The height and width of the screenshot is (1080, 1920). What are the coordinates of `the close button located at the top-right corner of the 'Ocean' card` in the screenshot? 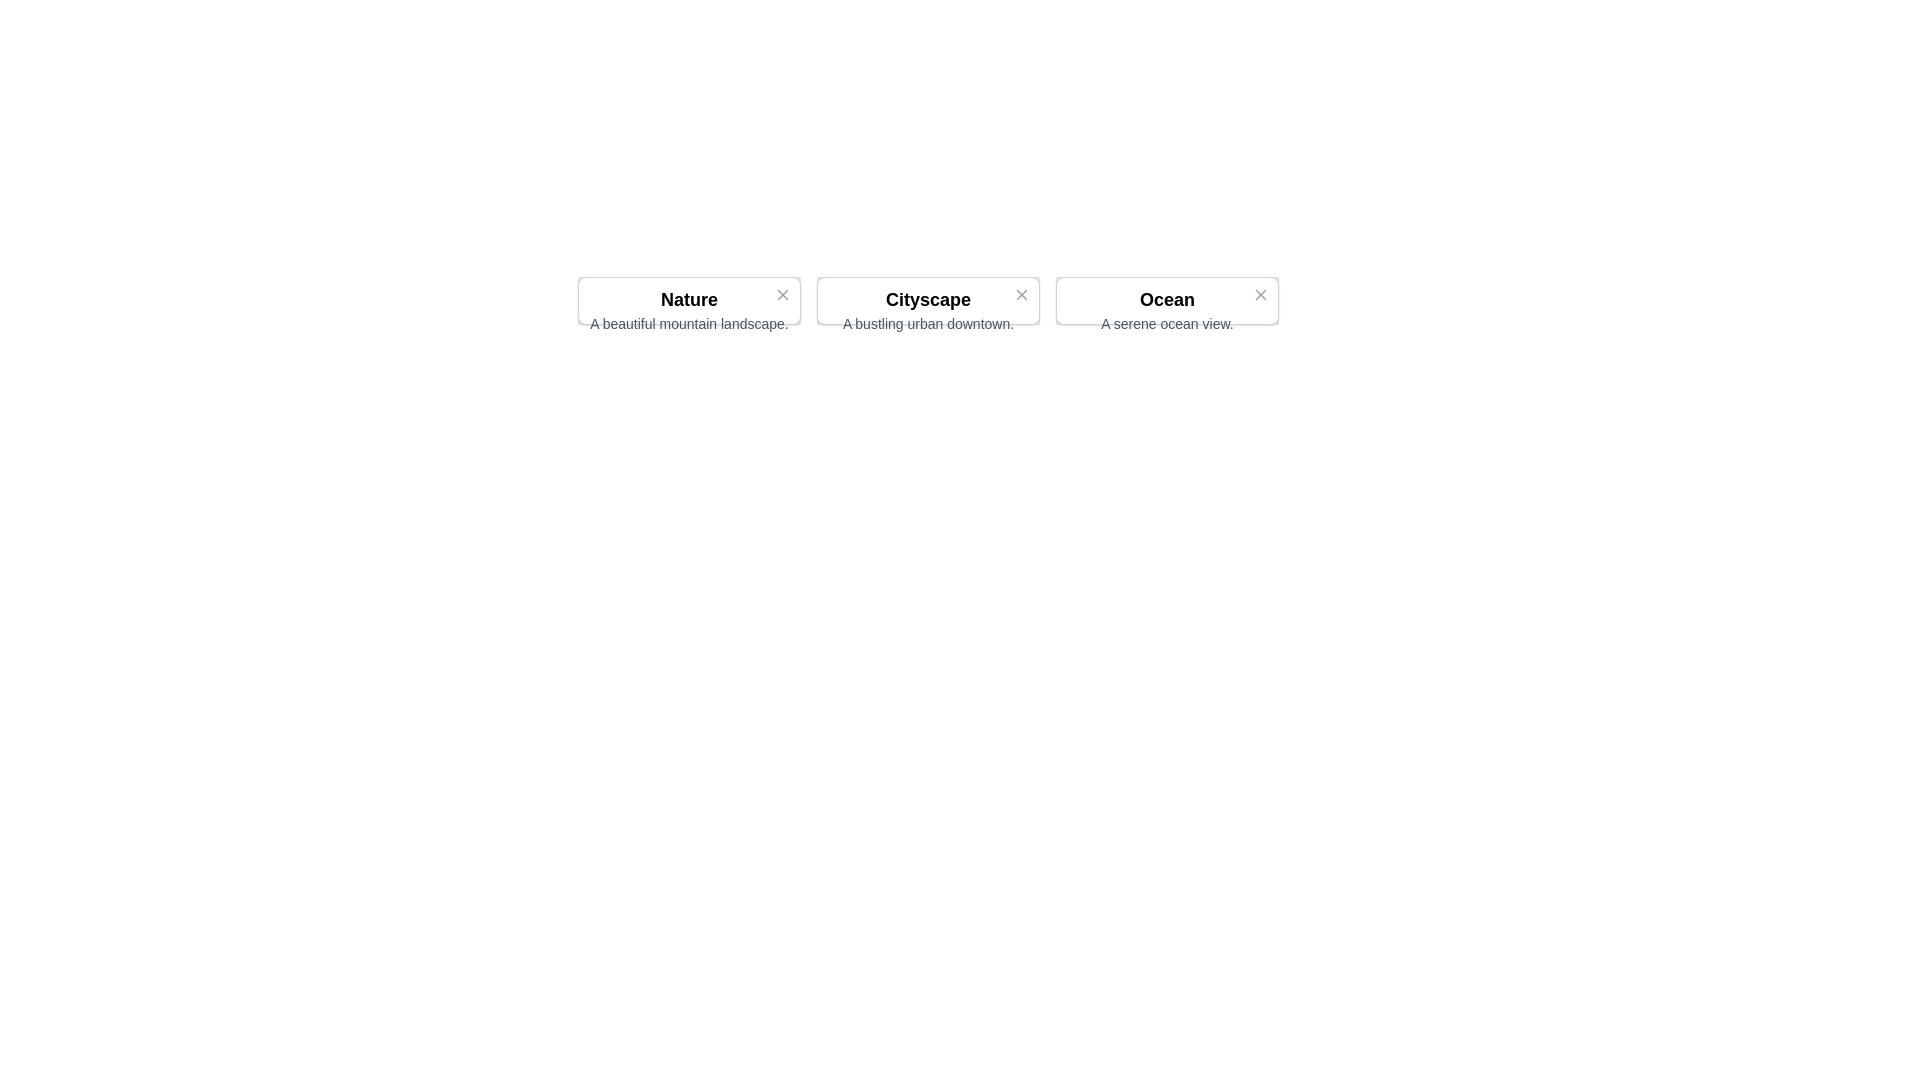 It's located at (1260, 297).